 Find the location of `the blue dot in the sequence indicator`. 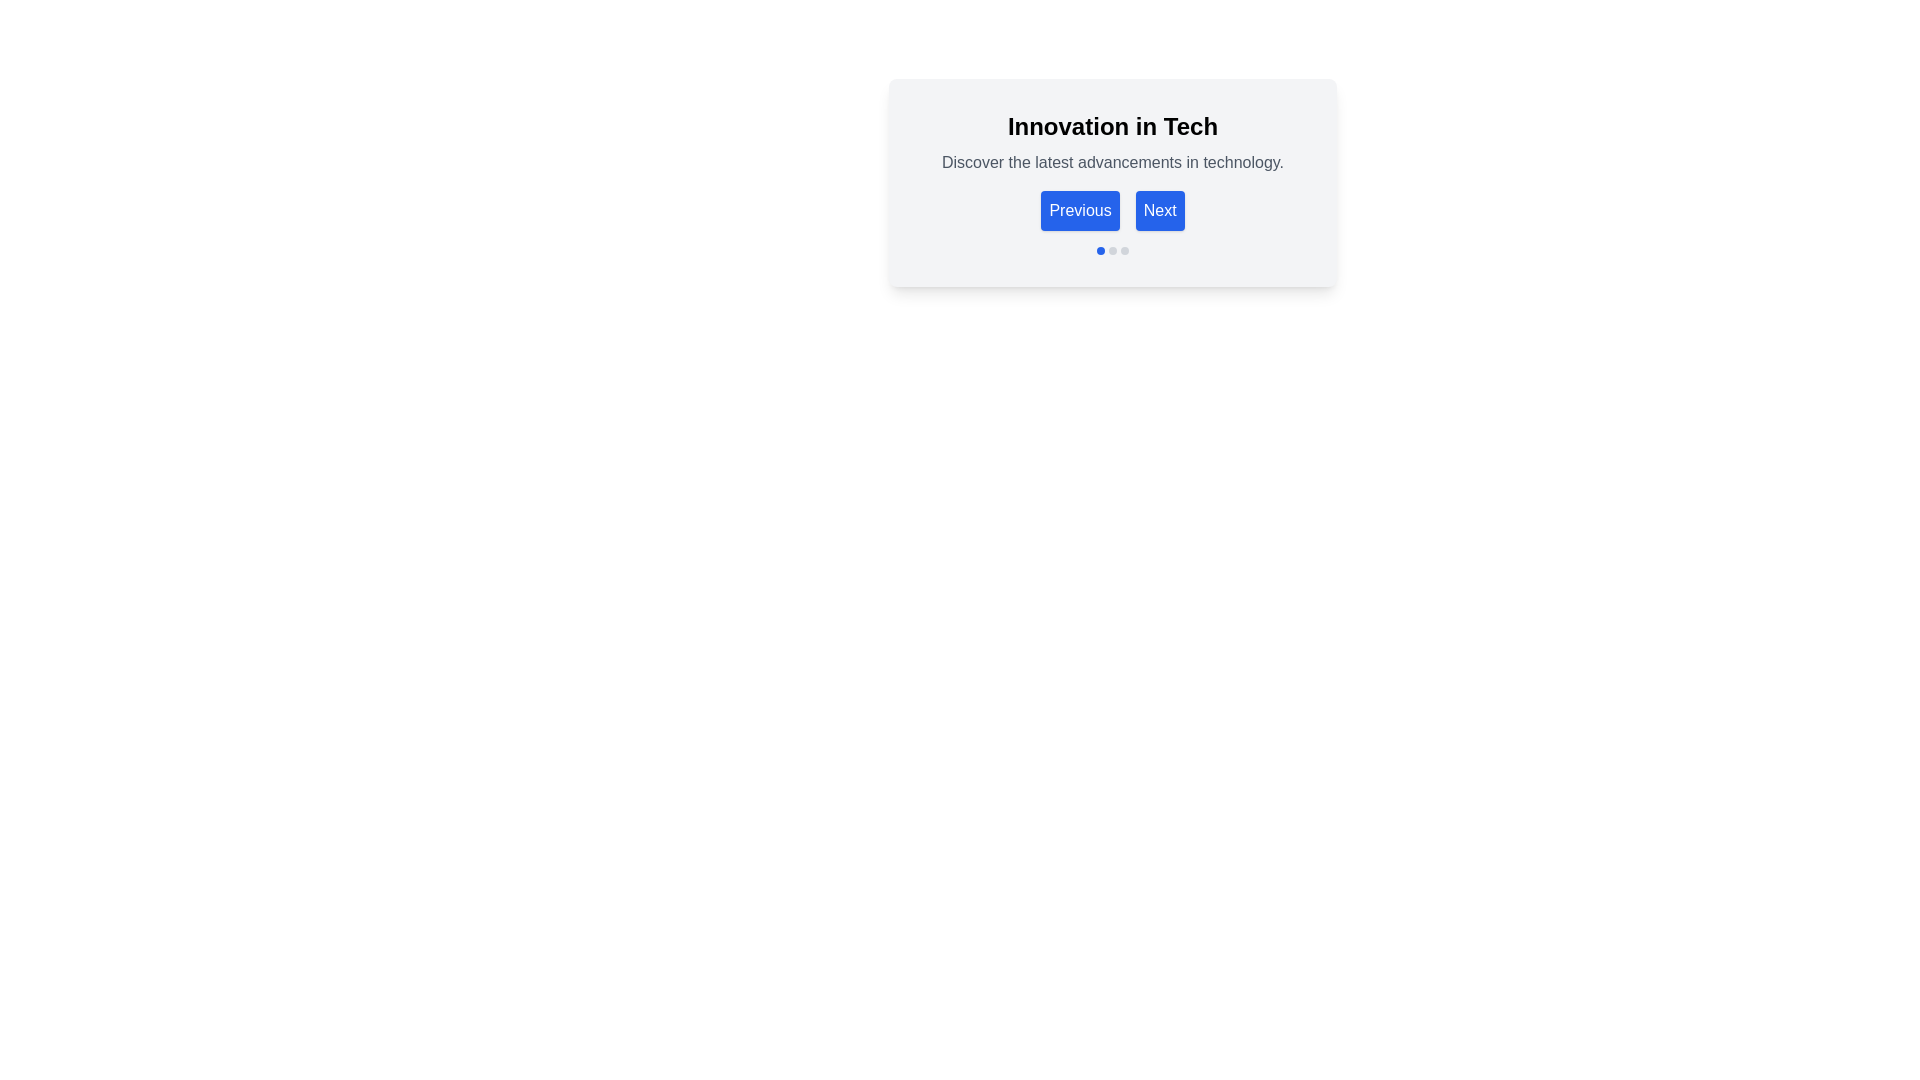

the blue dot in the sequence indicator is located at coordinates (1112, 249).